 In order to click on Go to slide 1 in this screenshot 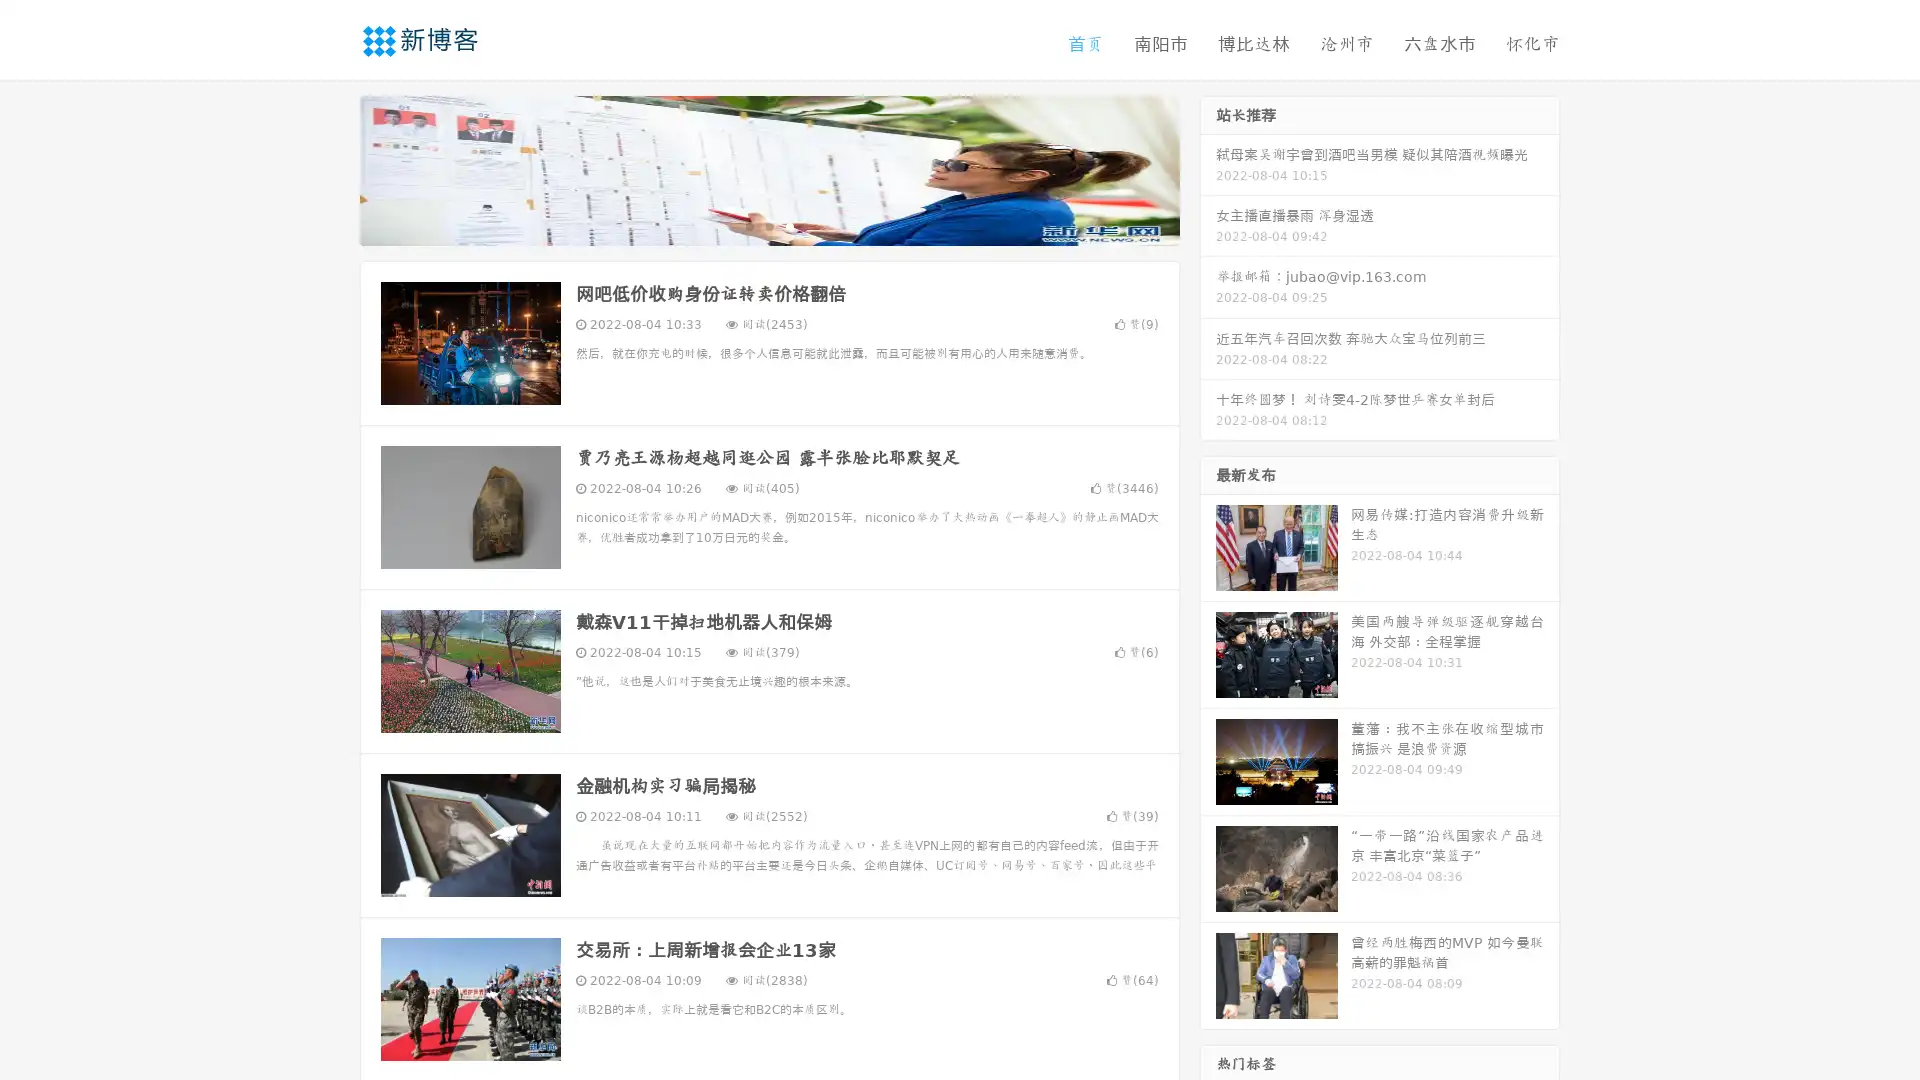, I will do `click(748, 225)`.